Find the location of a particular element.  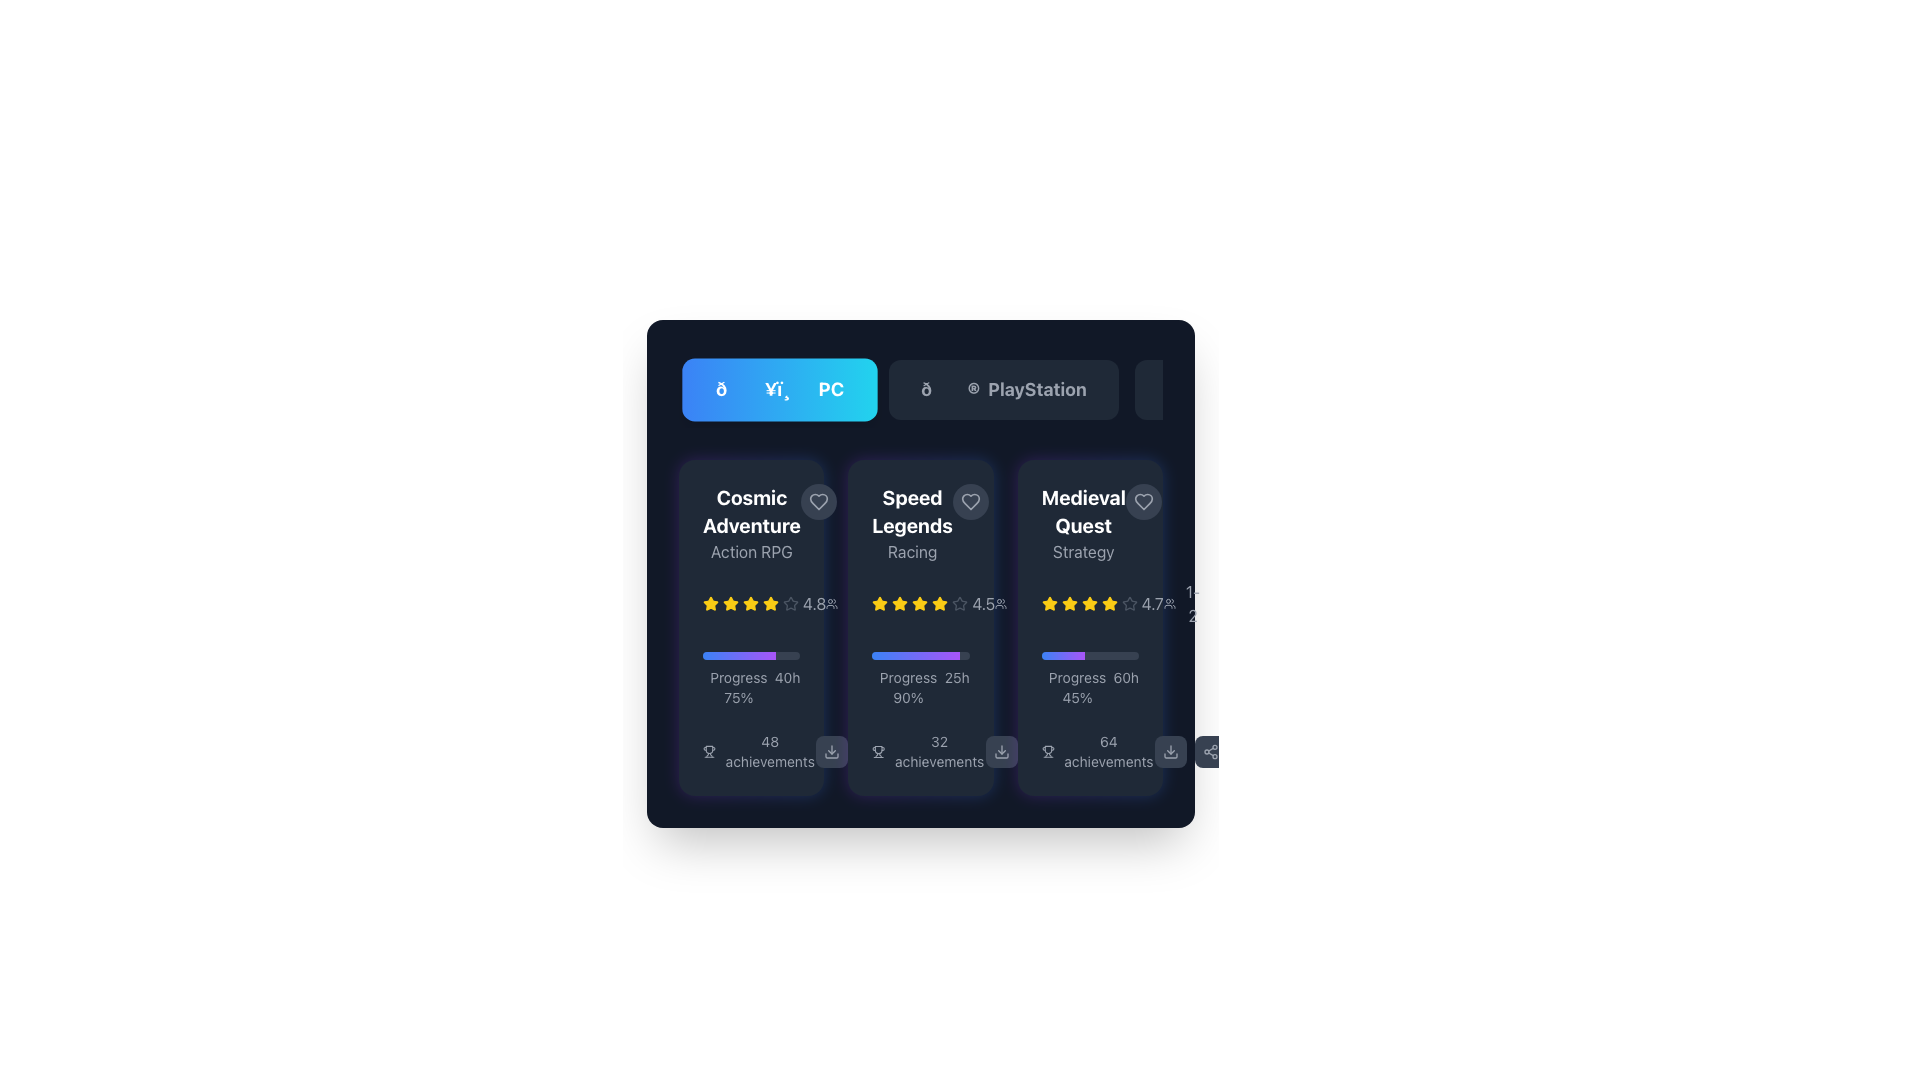

the rating represented by the Rating Indicator consisting of five star icons, four filled with yellow, and the text '4.7' in gray, located in the rating section of the 'Medieval Quest' card in the right-hand column is located at coordinates (1101, 603).